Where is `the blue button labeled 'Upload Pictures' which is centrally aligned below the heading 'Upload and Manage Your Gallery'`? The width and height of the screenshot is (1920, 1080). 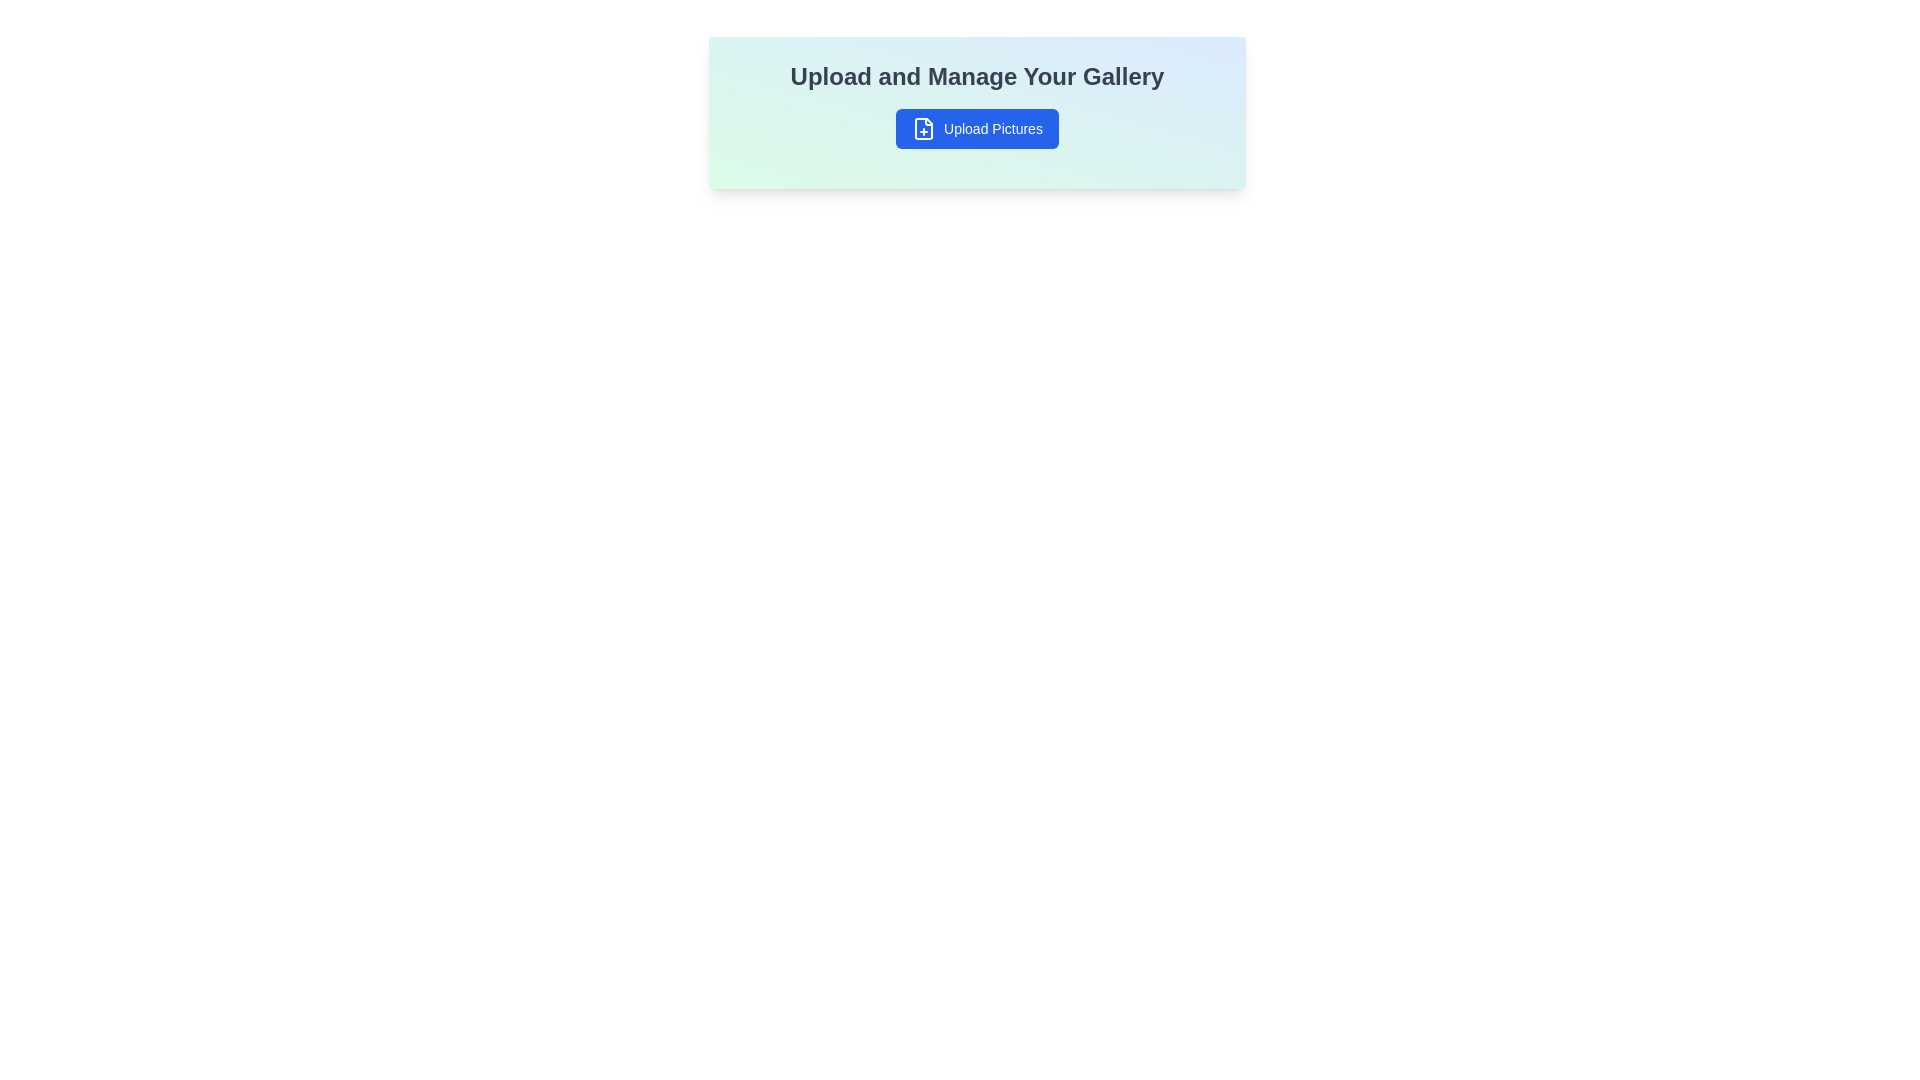 the blue button labeled 'Upload Pictures' which is centrally aligned below the heading 'Upload and Manage Your Gallery' is located at coordinates (977, 128).